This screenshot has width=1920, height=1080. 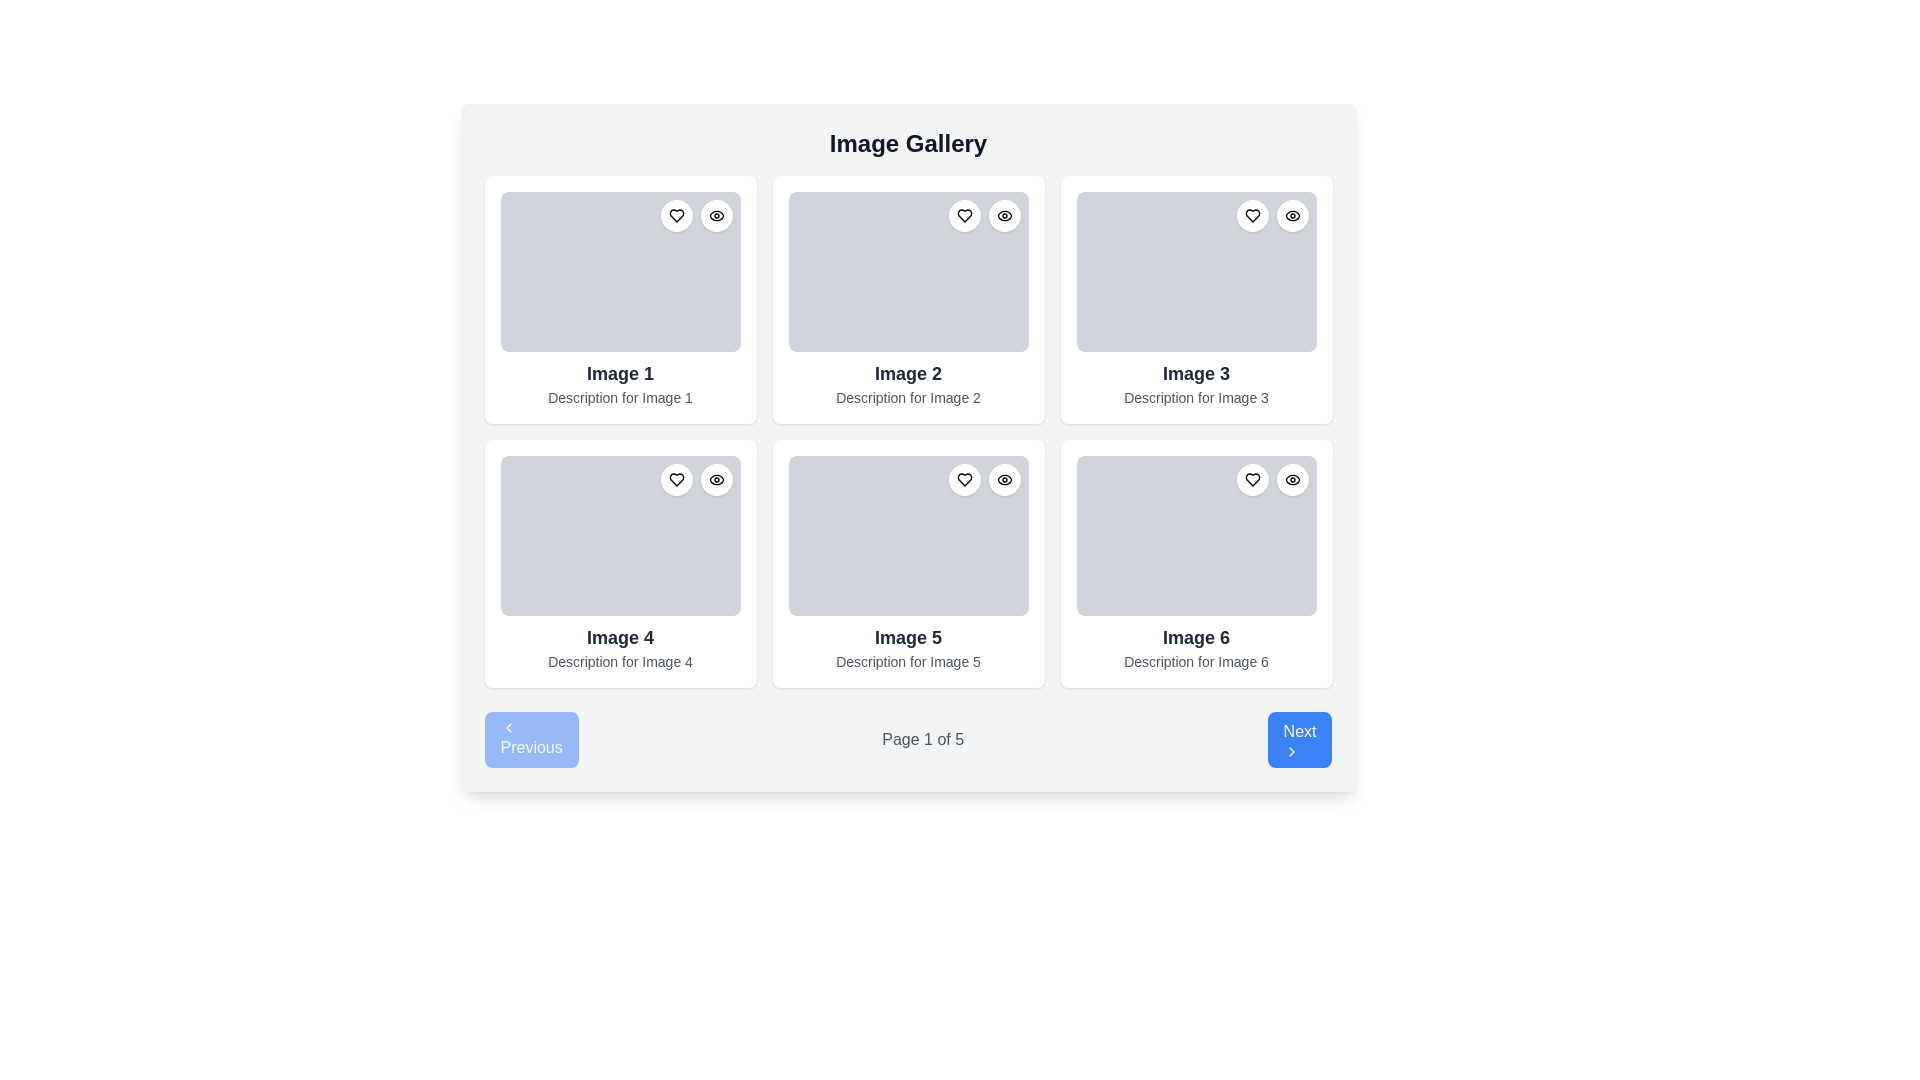 What do you see at coordinates (907, 300) in the screenshot?
I see `the card component titled 'Image 2' in the 'Image Gallery' section` at bounding box center [907, 300].